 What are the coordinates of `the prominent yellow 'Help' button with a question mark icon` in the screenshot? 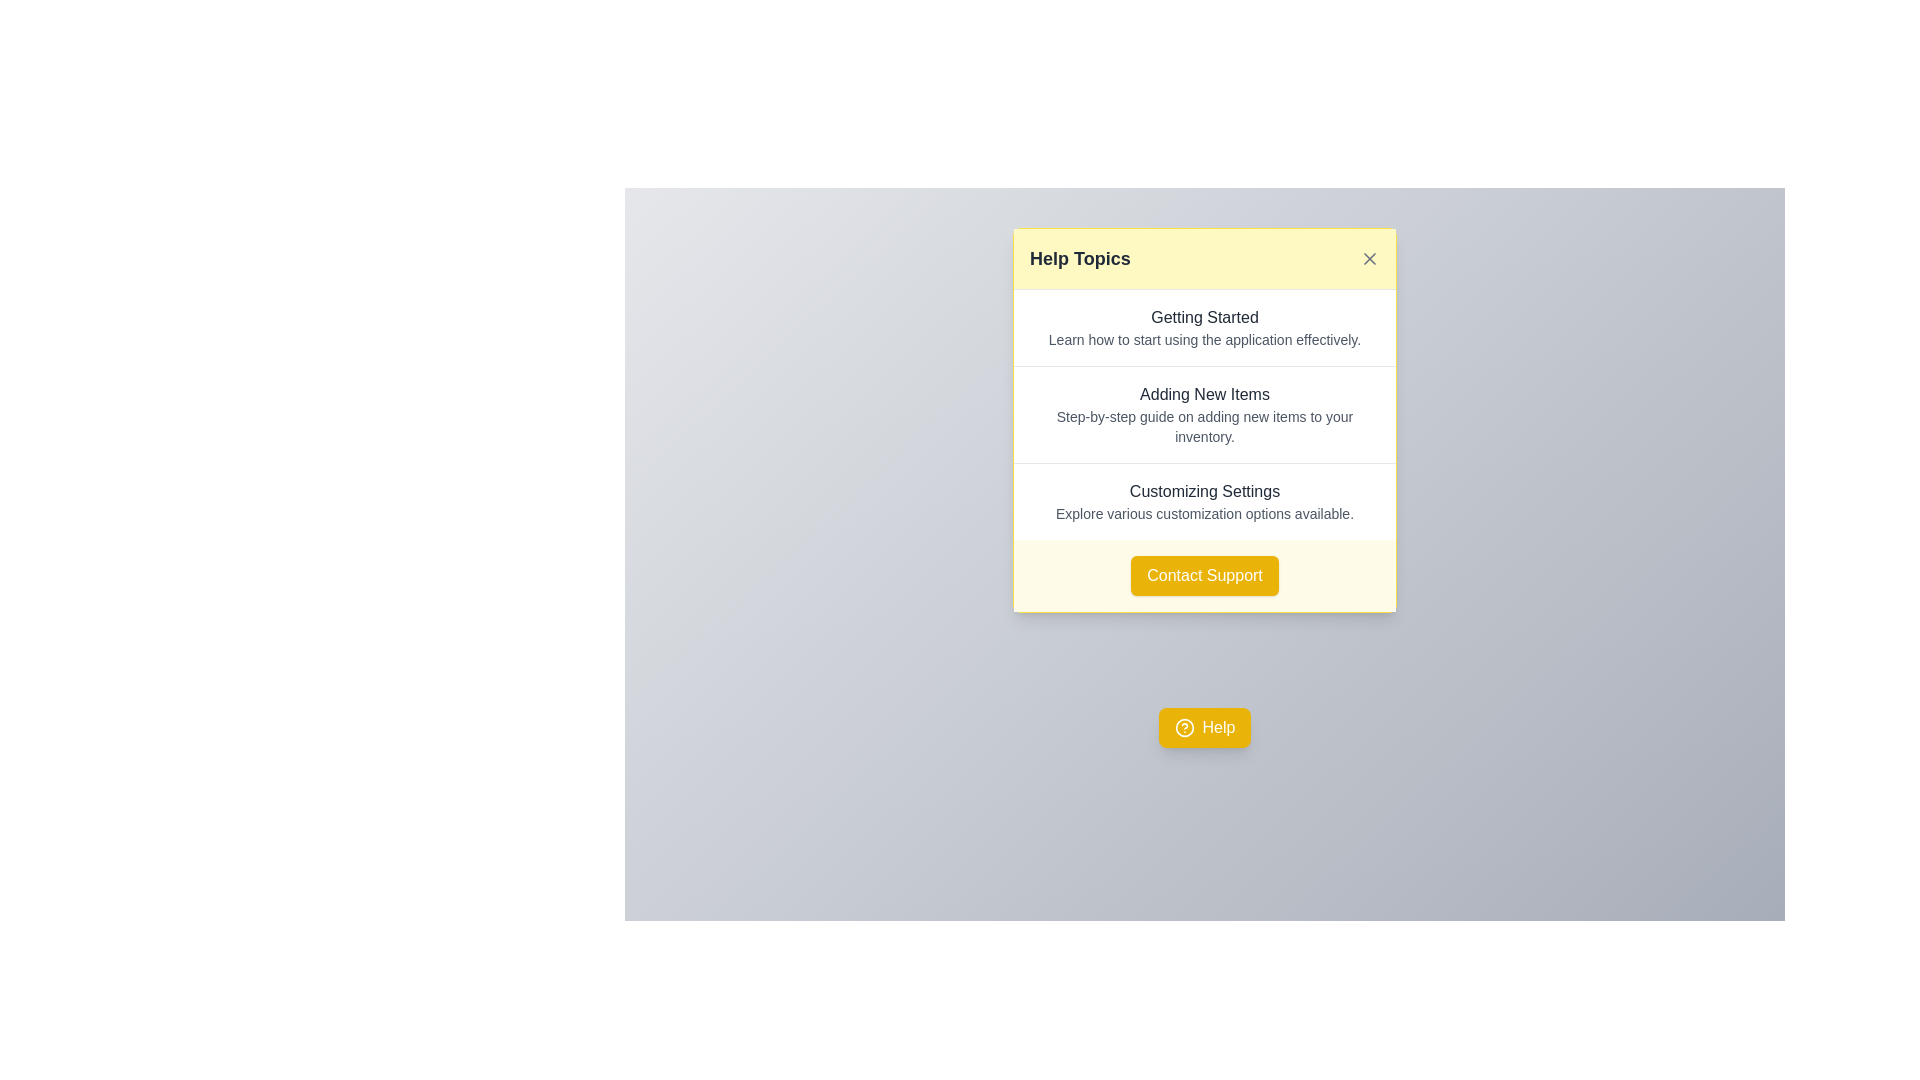 It's located at (1203, 728).